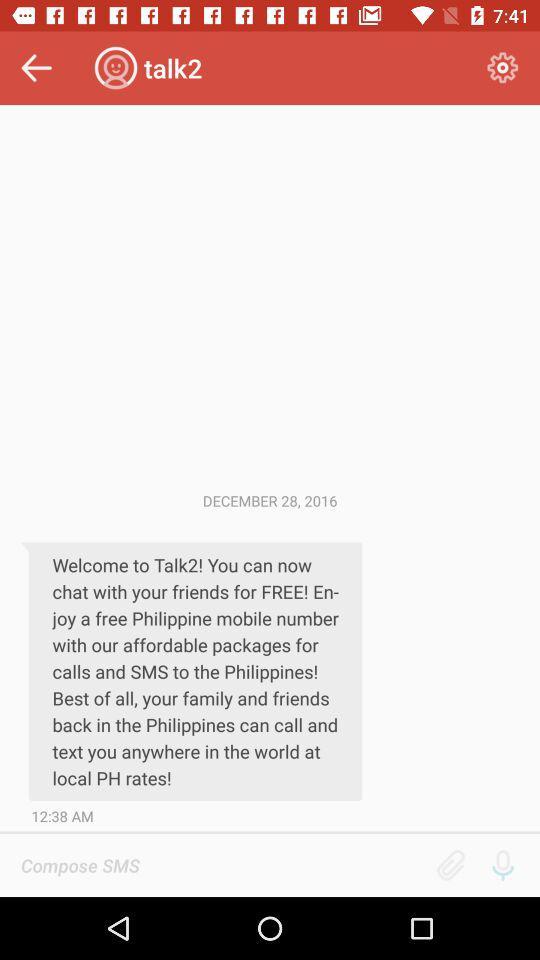  I want to click on write message, so click(221, 864).